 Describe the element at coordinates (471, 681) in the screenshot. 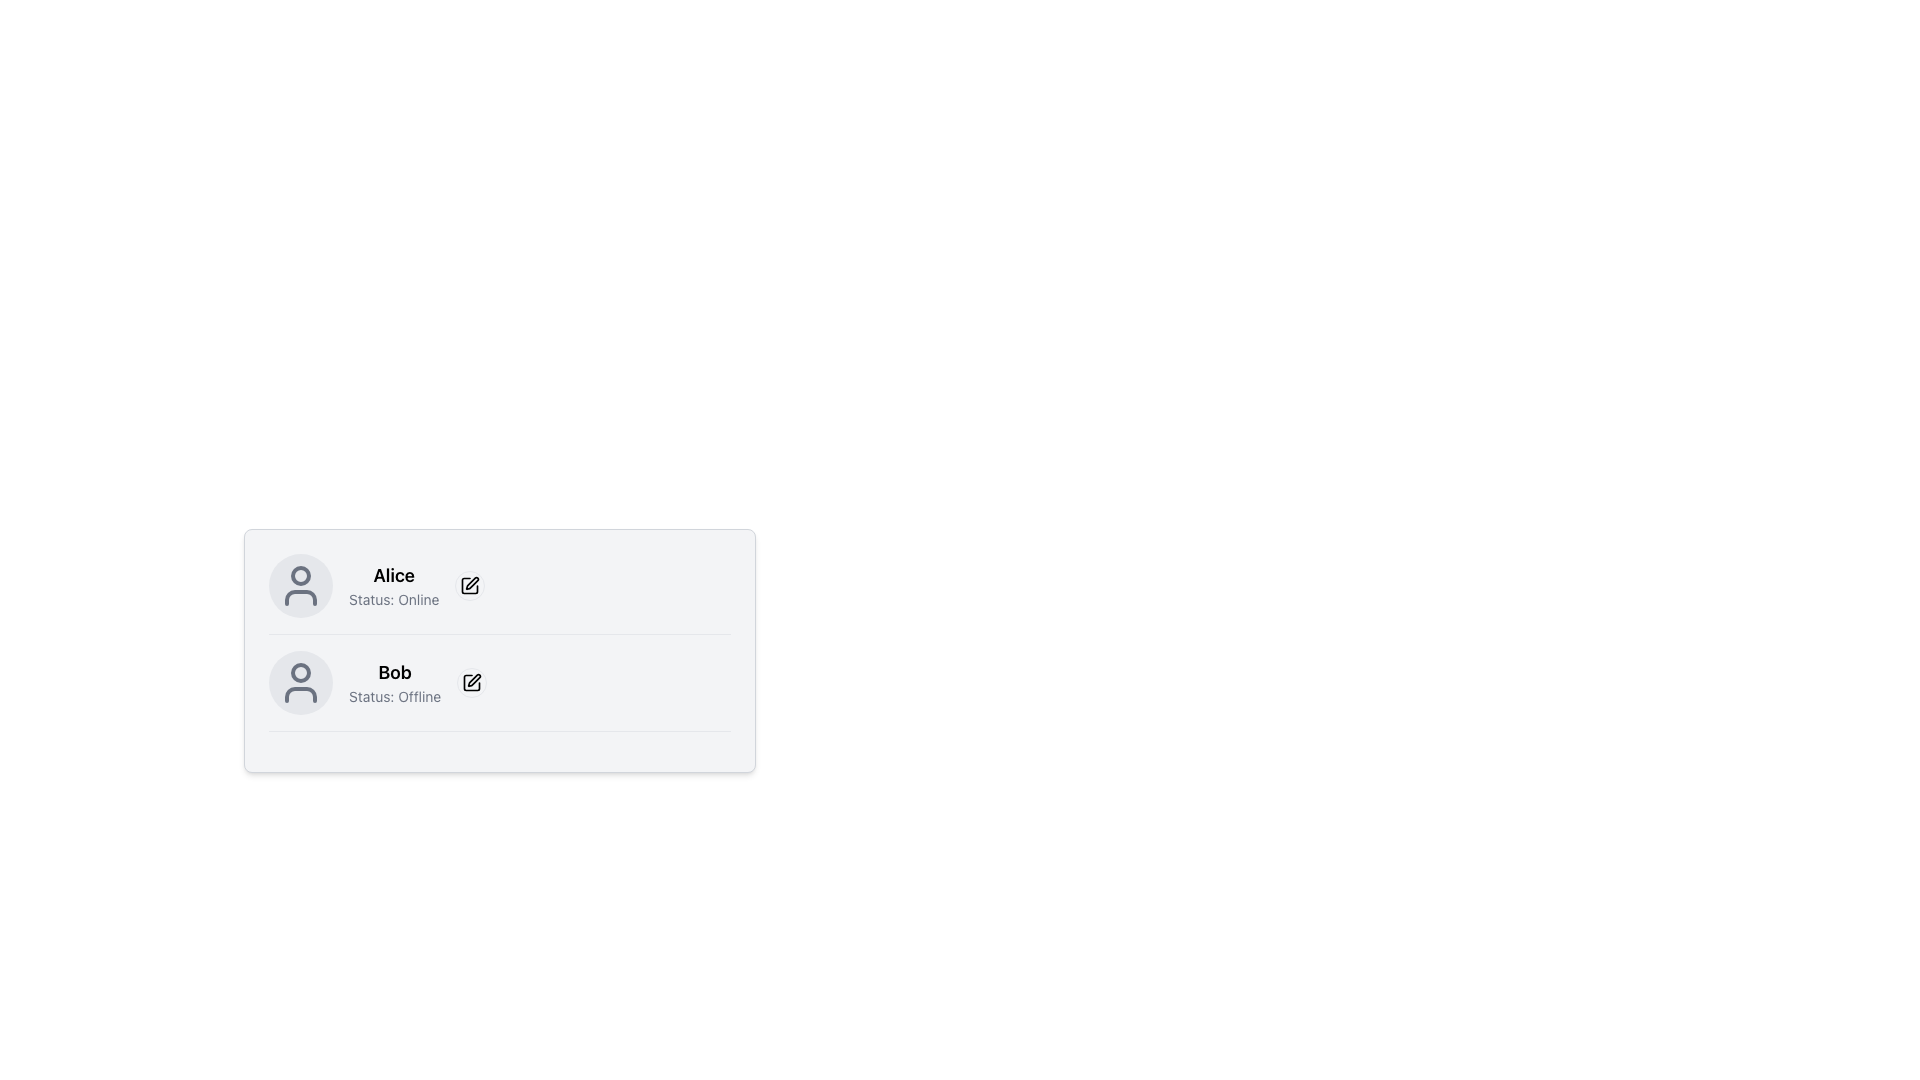

I see `the pen icon located to the right of the text labeled 'Bob' to initiate an edit action` at that location.